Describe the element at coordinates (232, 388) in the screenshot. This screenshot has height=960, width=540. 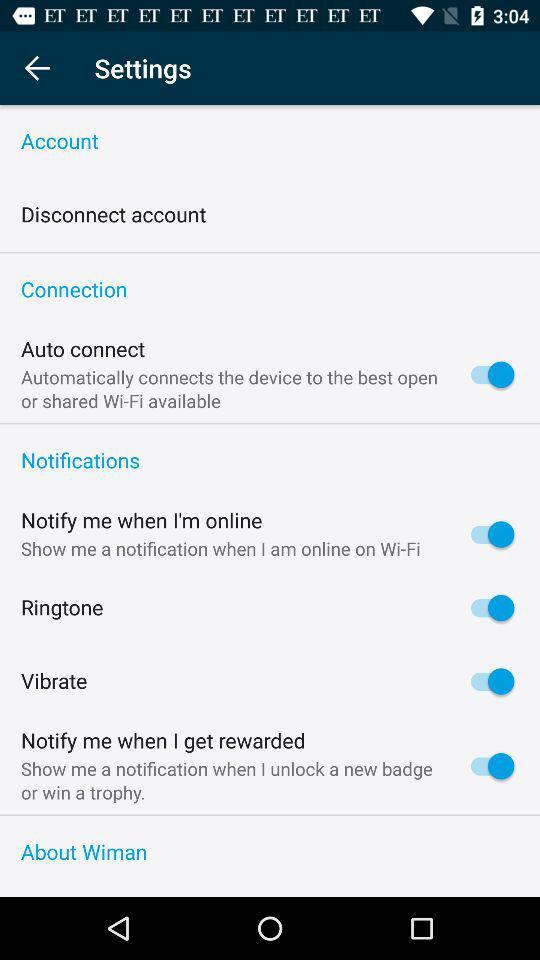
I see `the automatically connects the icon` at that location.